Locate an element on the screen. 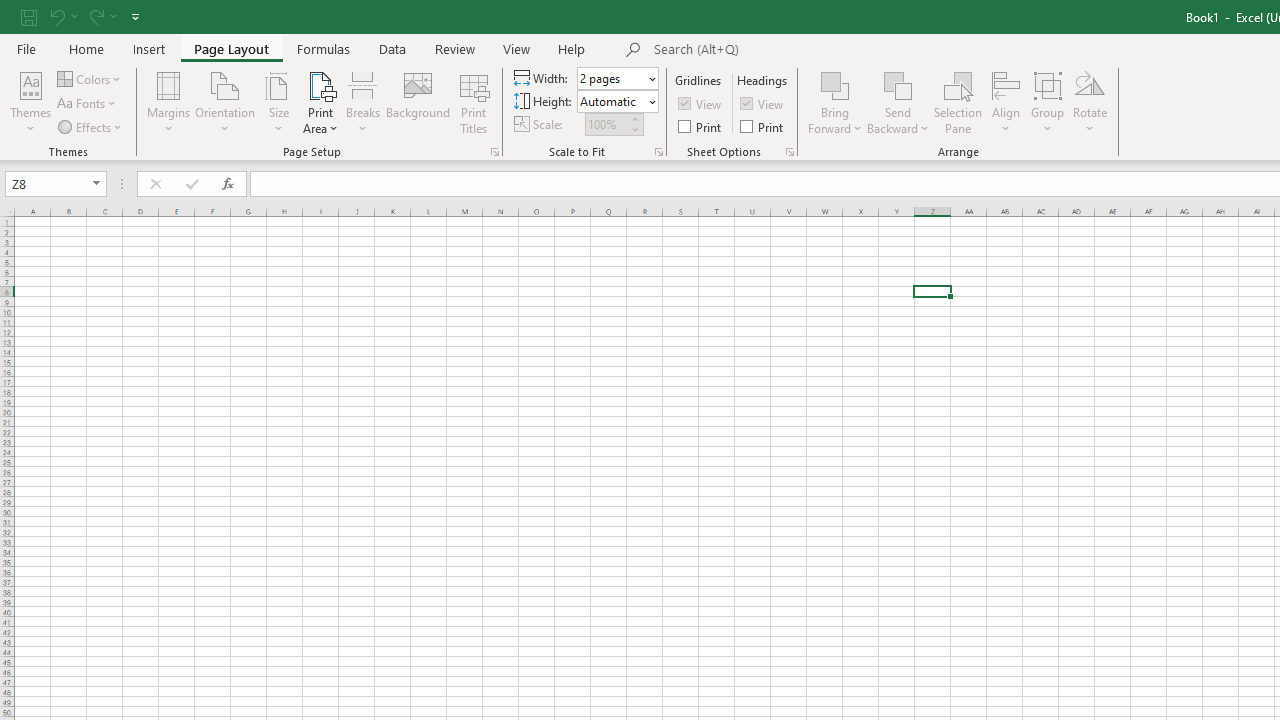  'Less' is located at coordinates (633, 129).